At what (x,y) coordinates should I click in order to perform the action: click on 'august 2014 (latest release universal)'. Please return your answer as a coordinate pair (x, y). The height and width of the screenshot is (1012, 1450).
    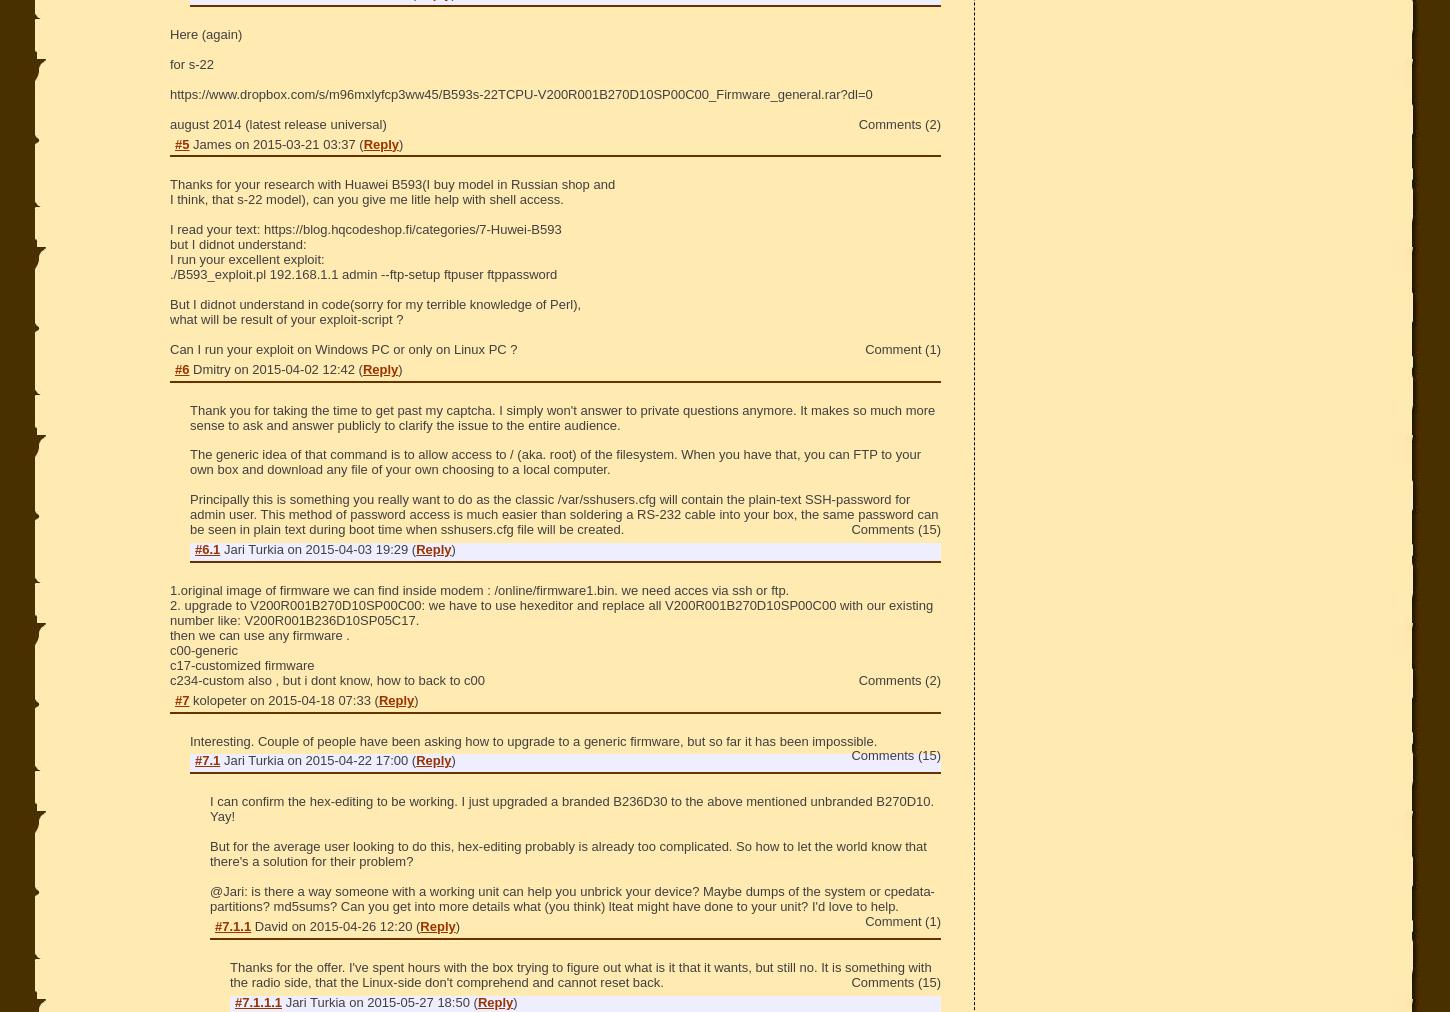
    Looking at the image, I should click on (277, 122).